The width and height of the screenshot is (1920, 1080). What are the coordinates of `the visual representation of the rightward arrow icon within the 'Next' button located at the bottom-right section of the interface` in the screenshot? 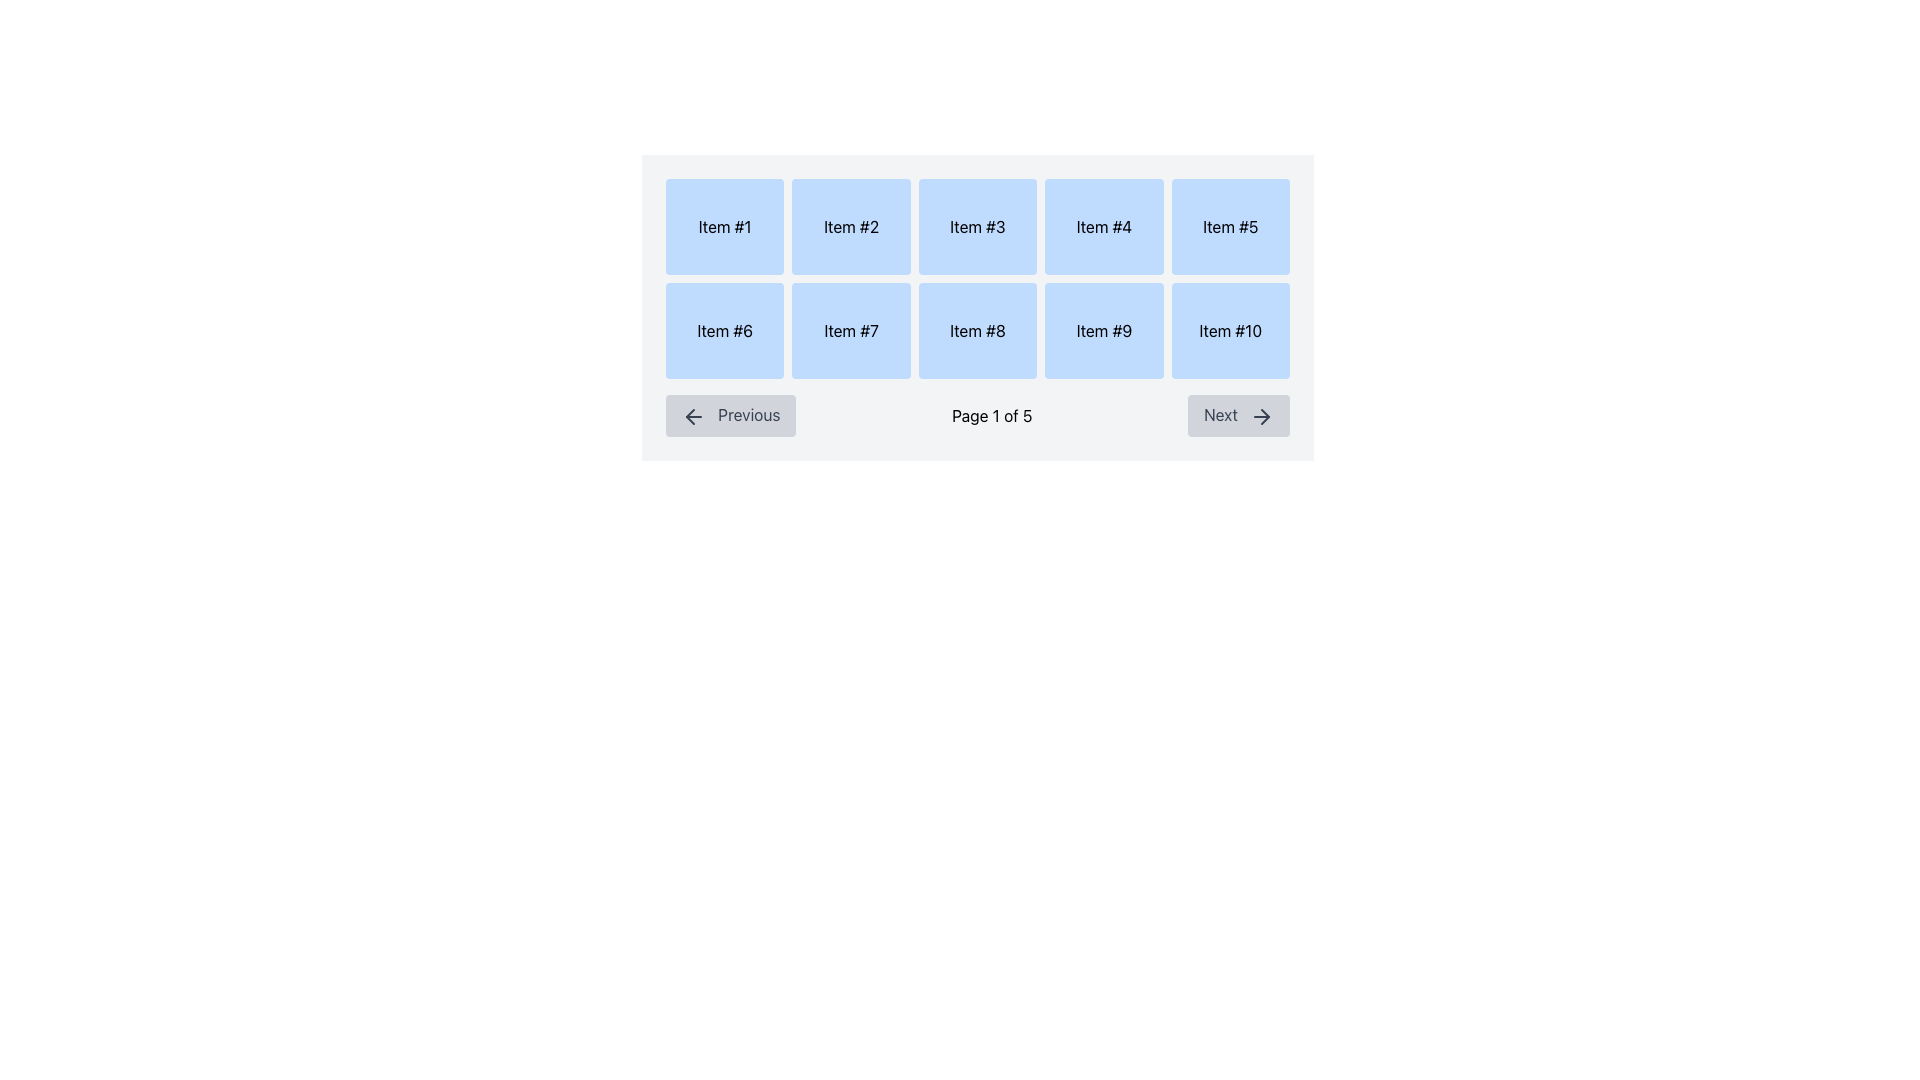 It's located at (1261, 415).